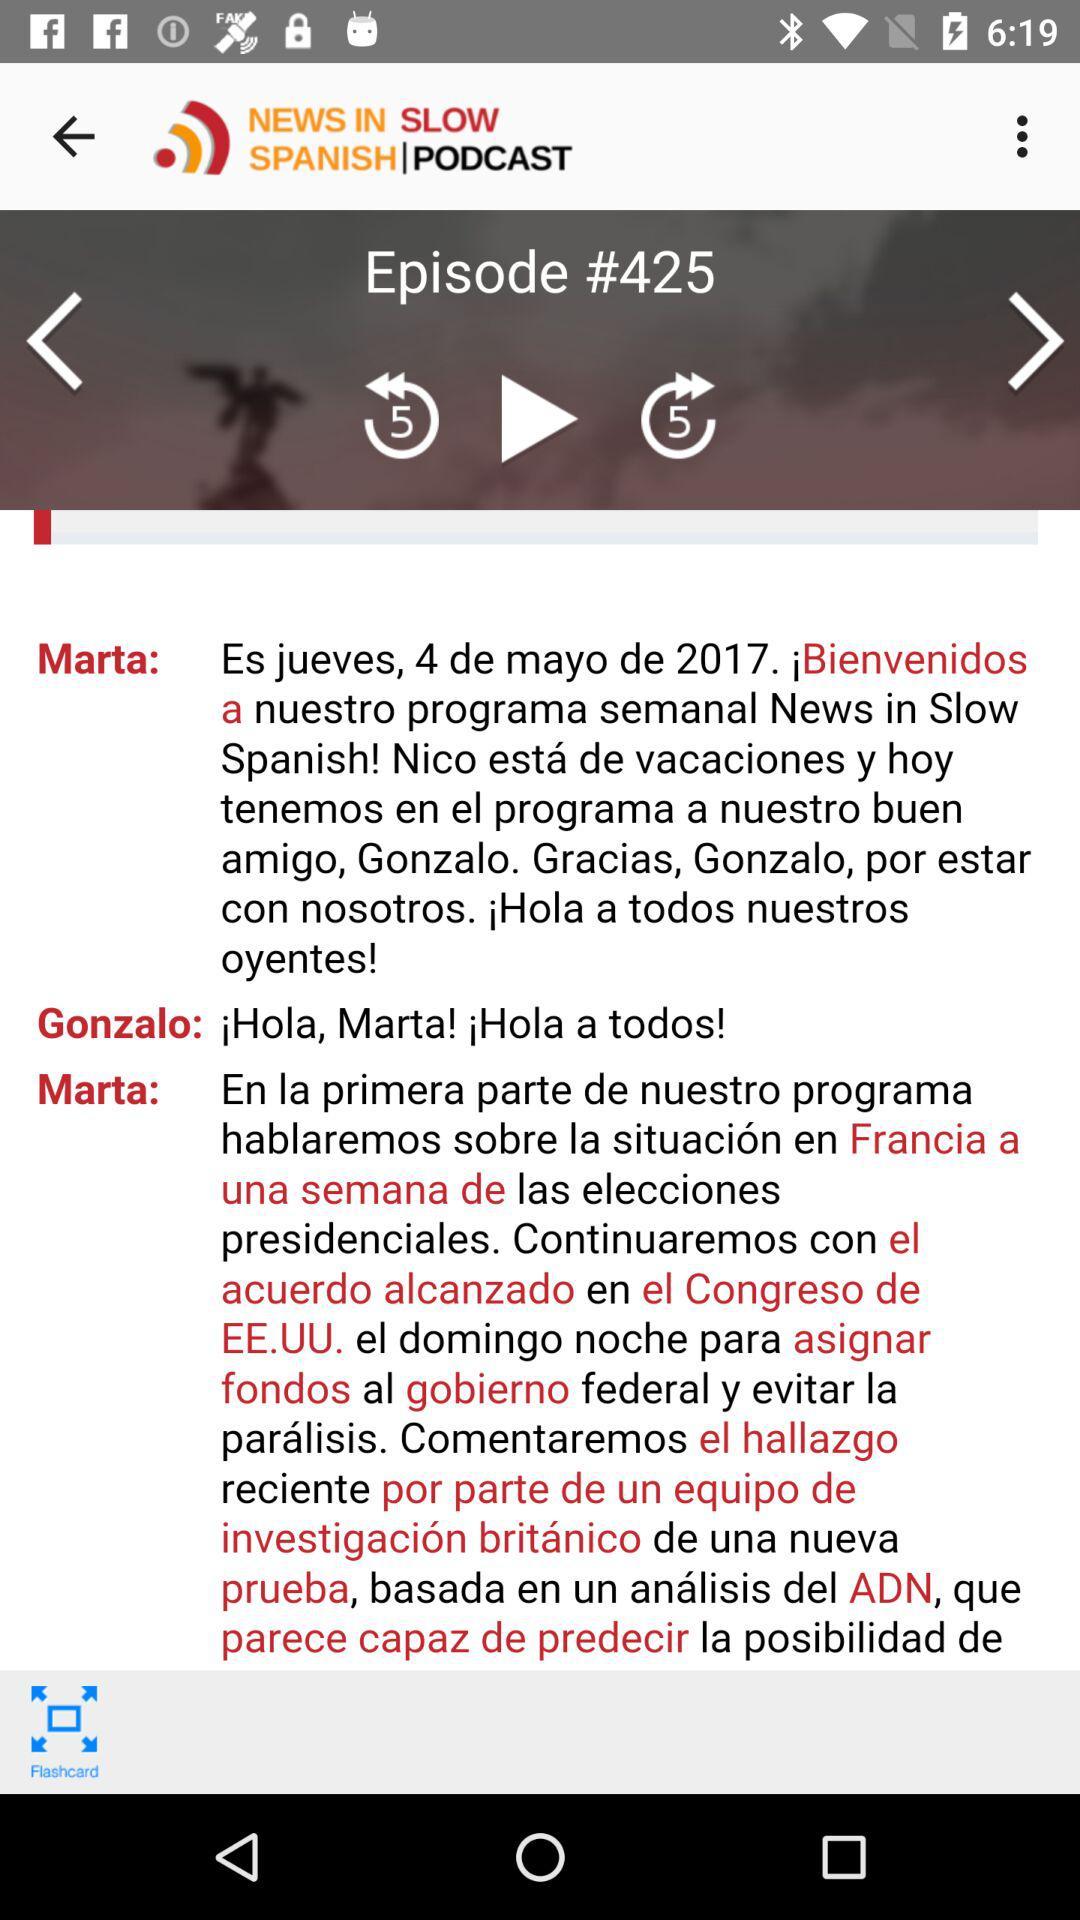 The width and height of the screenshot is (1080, 1920). What do you see at coordinates (677, 415) in the screenshot?
I see `the av_forward icon` at bounding box center [677, 415].